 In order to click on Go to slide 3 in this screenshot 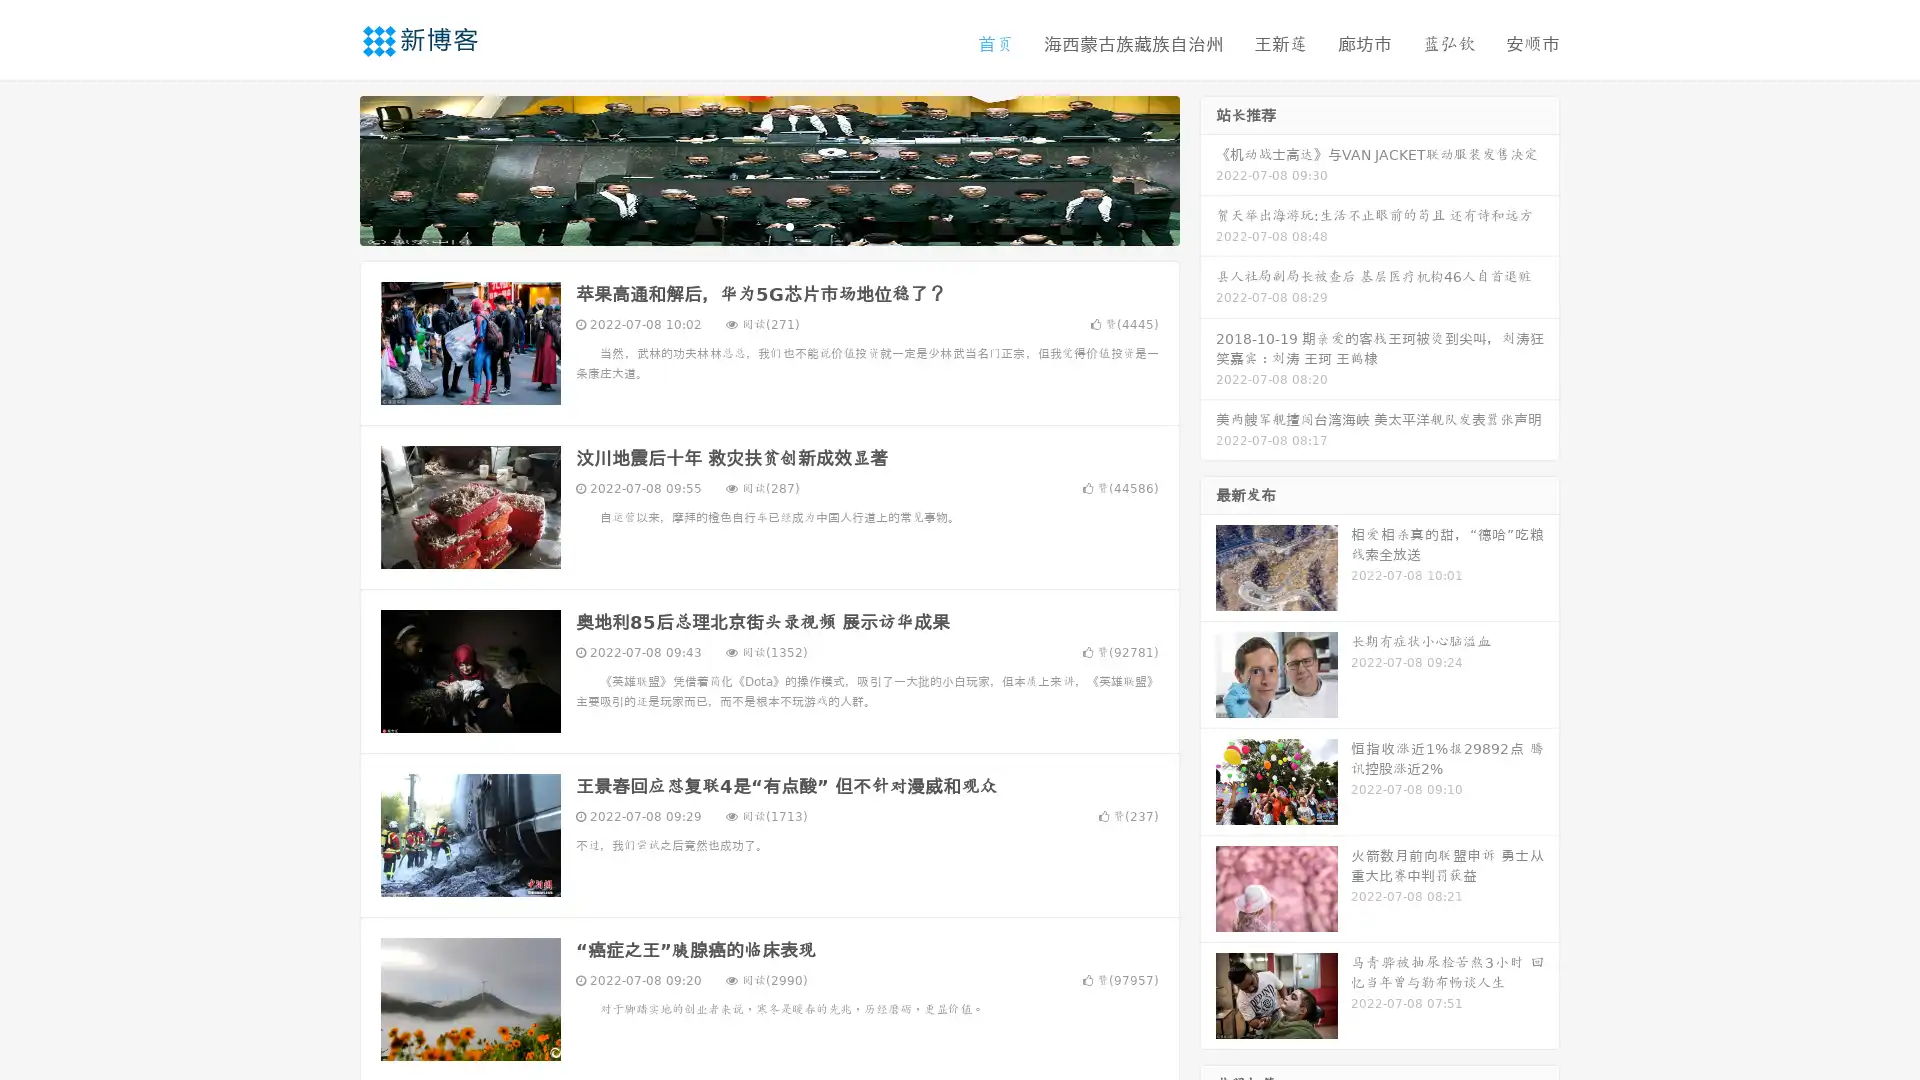, I will do `click(789, 225)`.